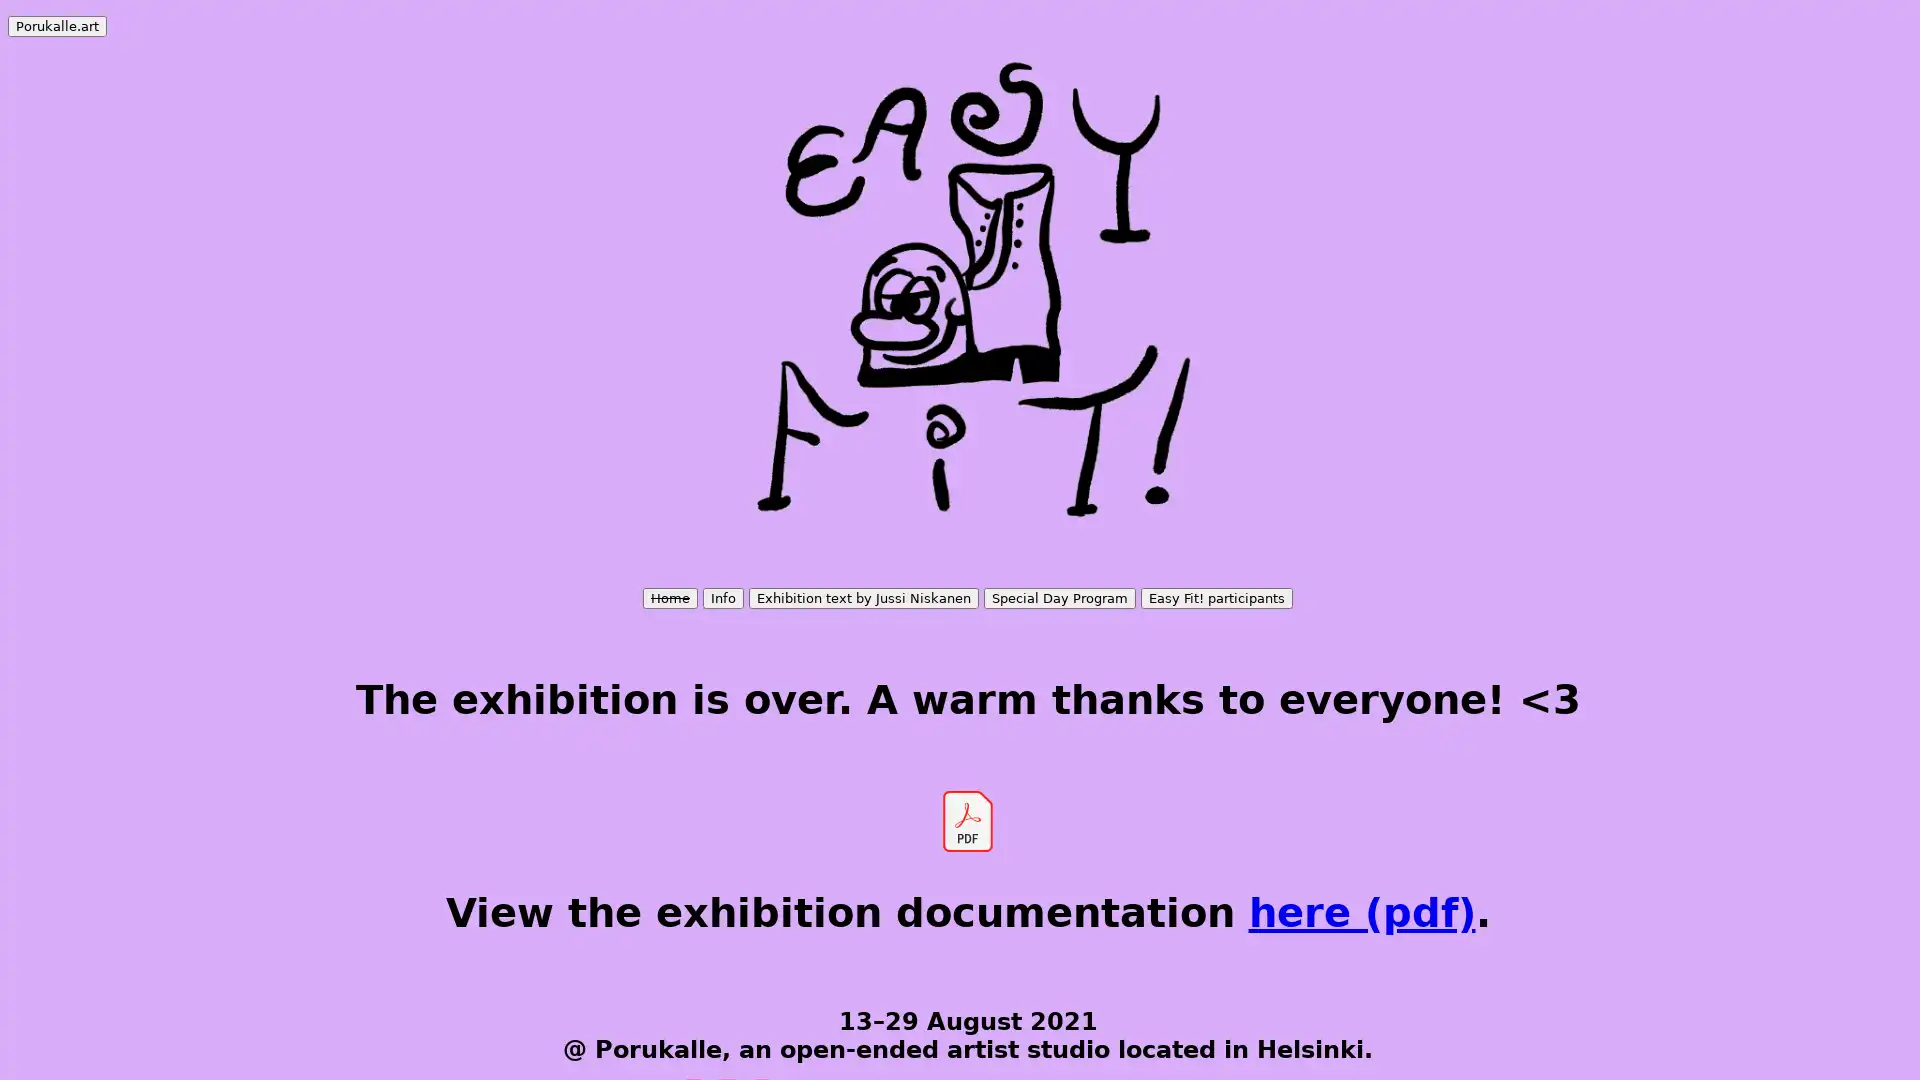 The width and height of the screenshot is (1920, 1080). Describe the element at coordinates (670, 597) in the screenshot. I see `Home` at that location.